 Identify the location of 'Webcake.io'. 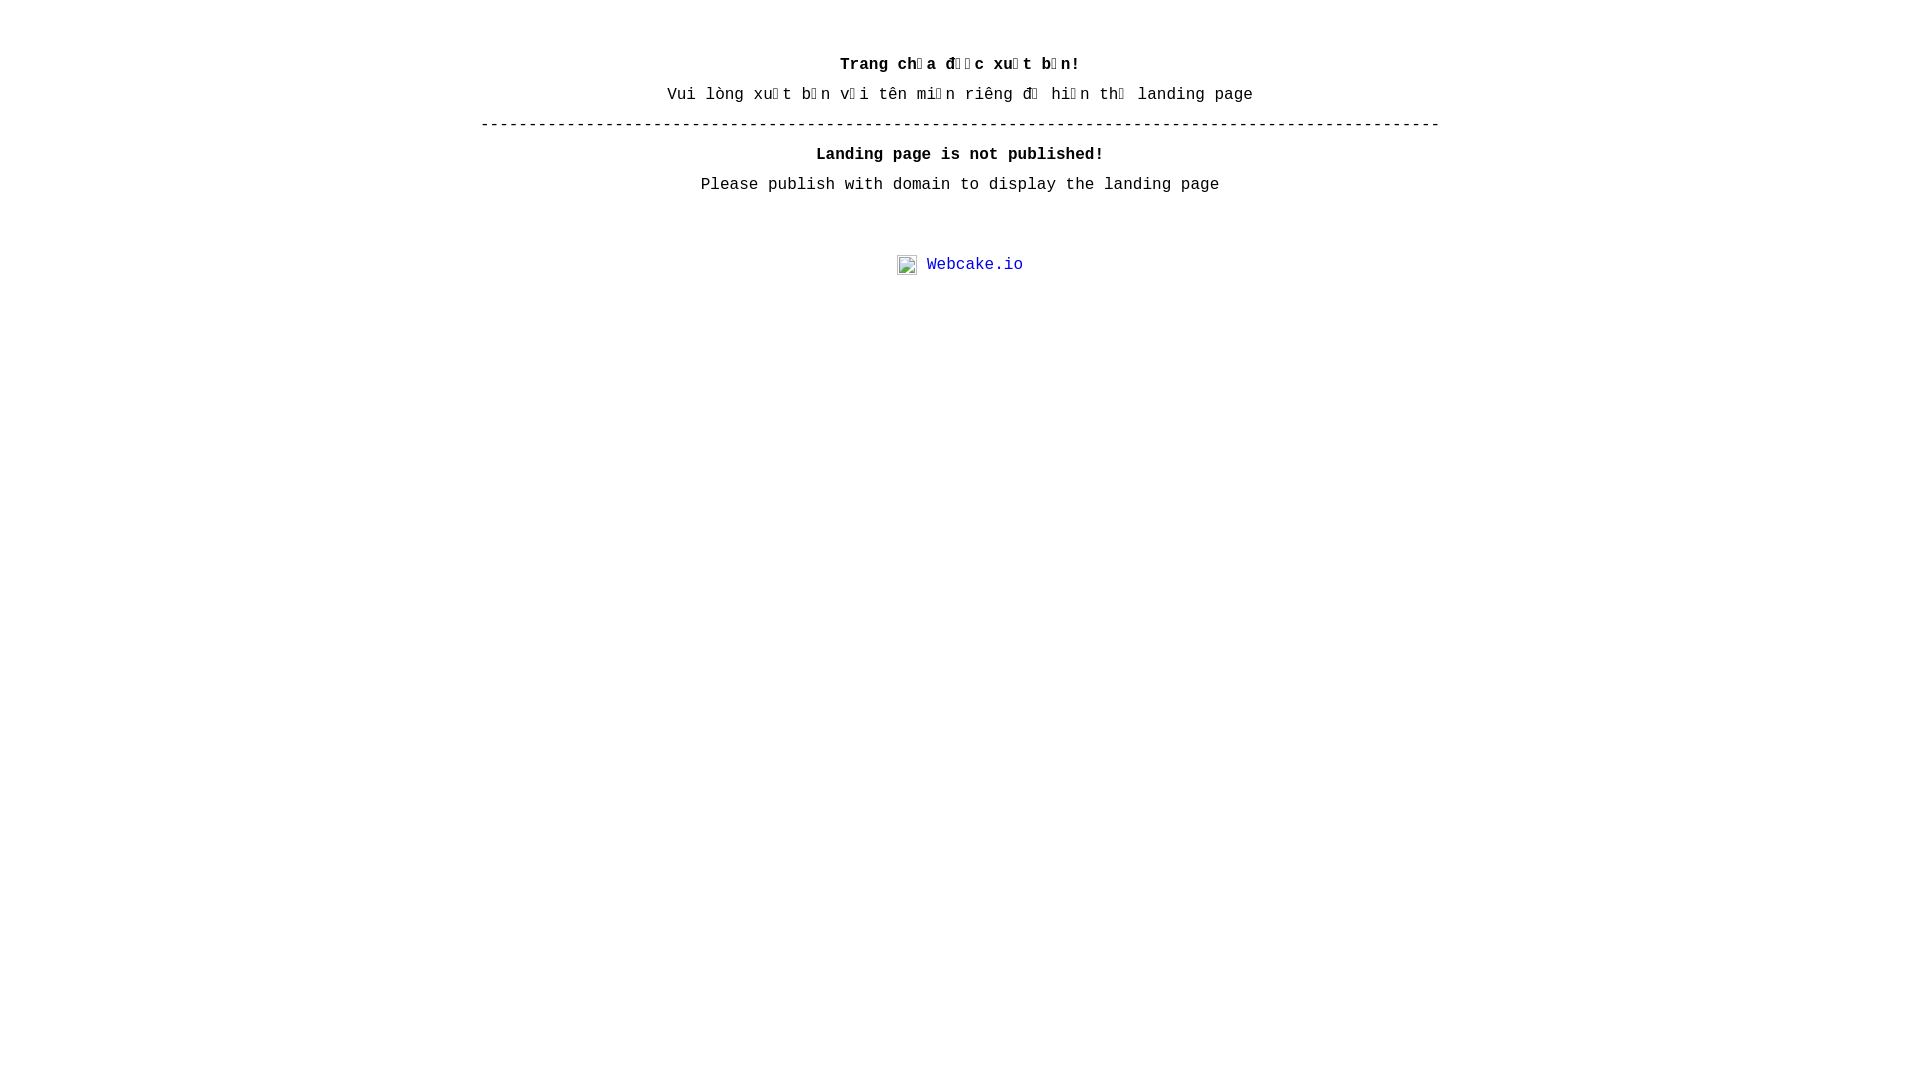
(974, 264).